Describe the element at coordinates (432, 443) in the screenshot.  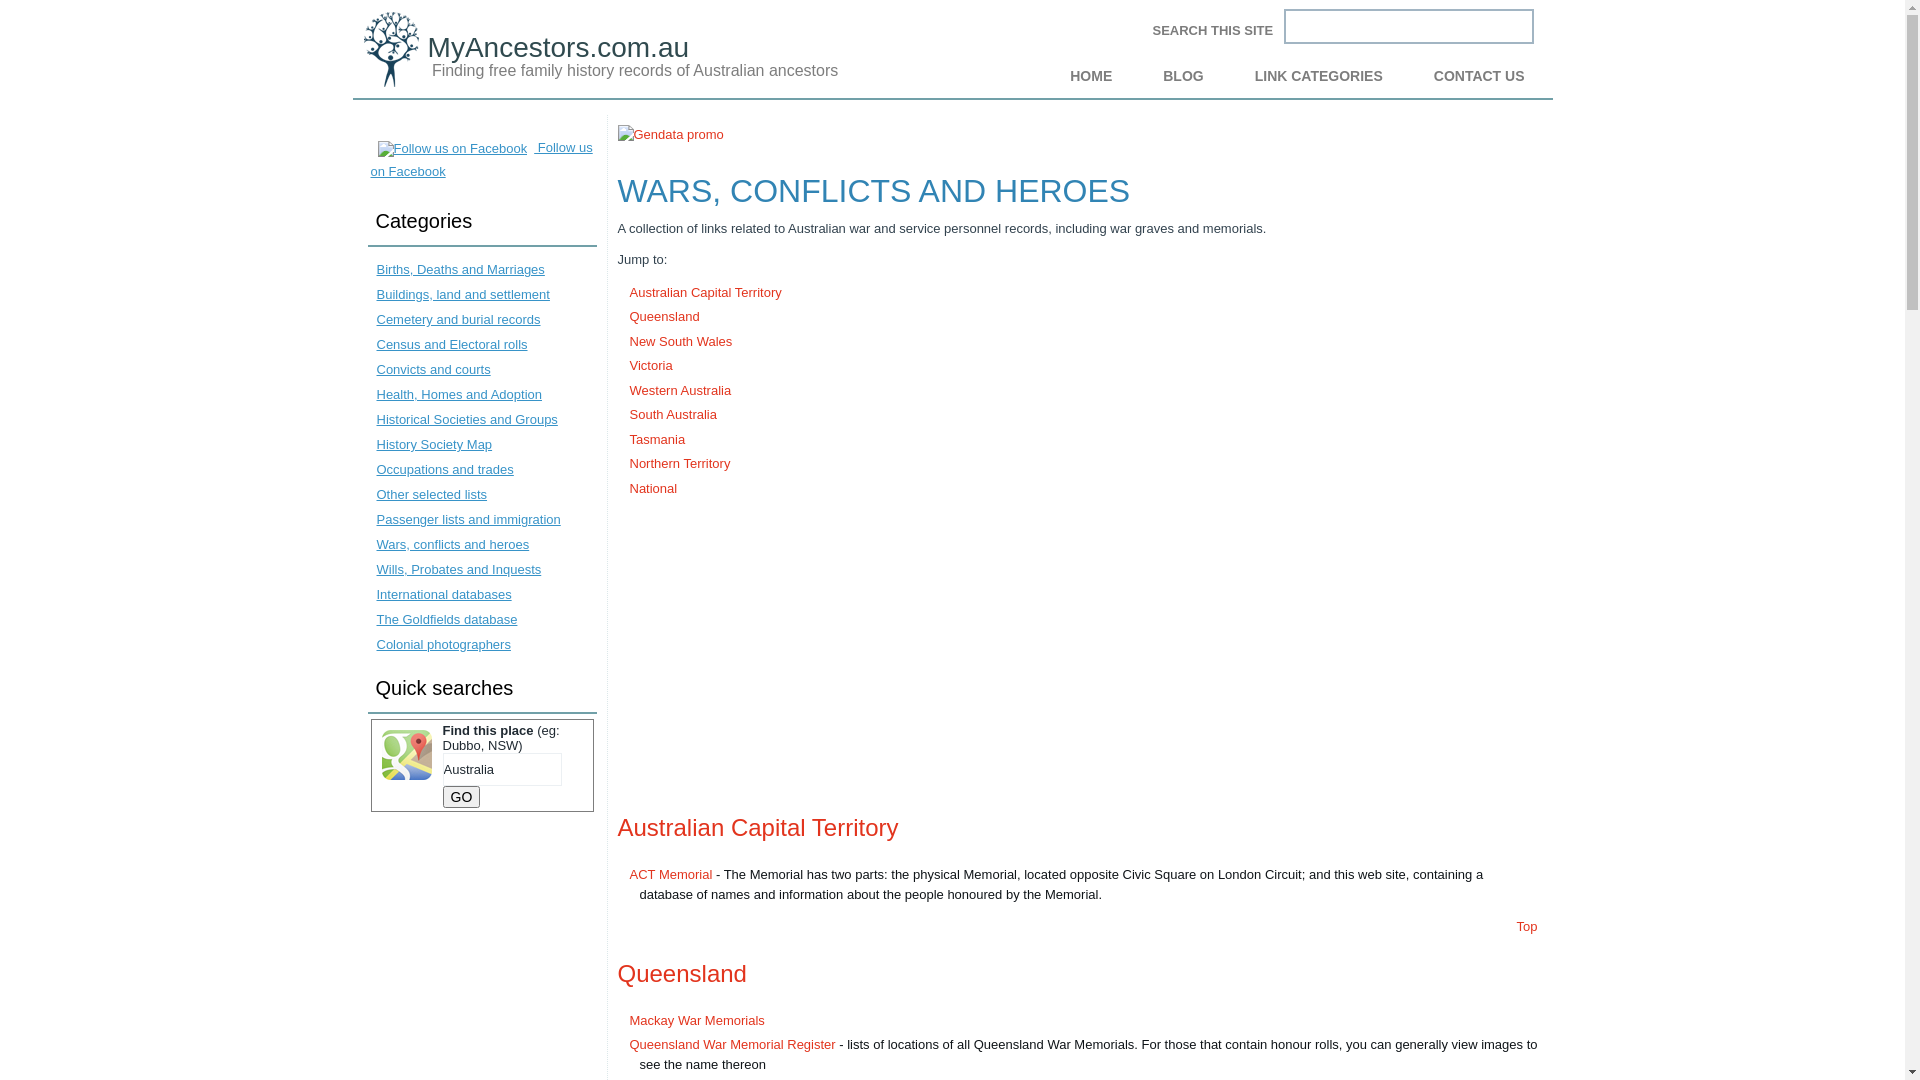
I see `'History Society Map'` at that location.